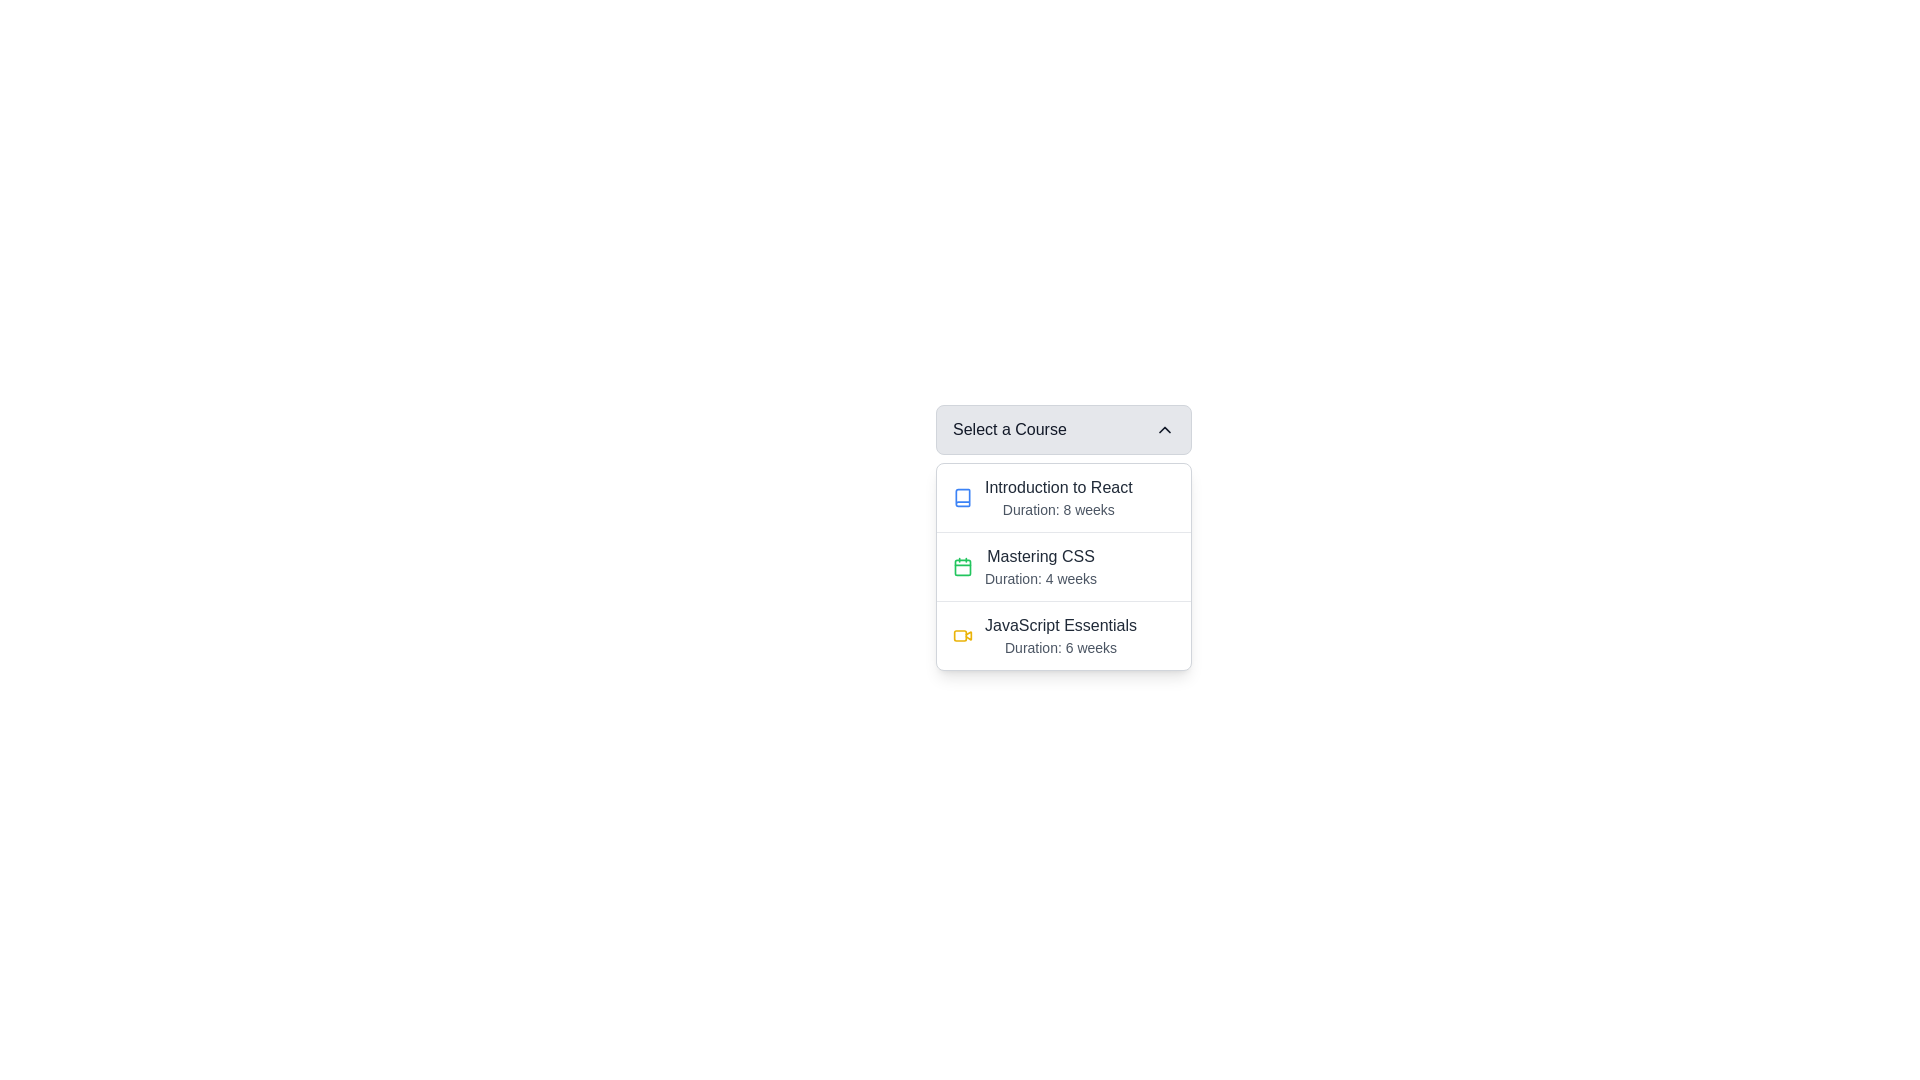 The width and height of the screenshot is (1920, 1080). I want to click on the course selection option labeled 'Mastering CSS', which is the second item in the list of course options, so click(1063, 567).